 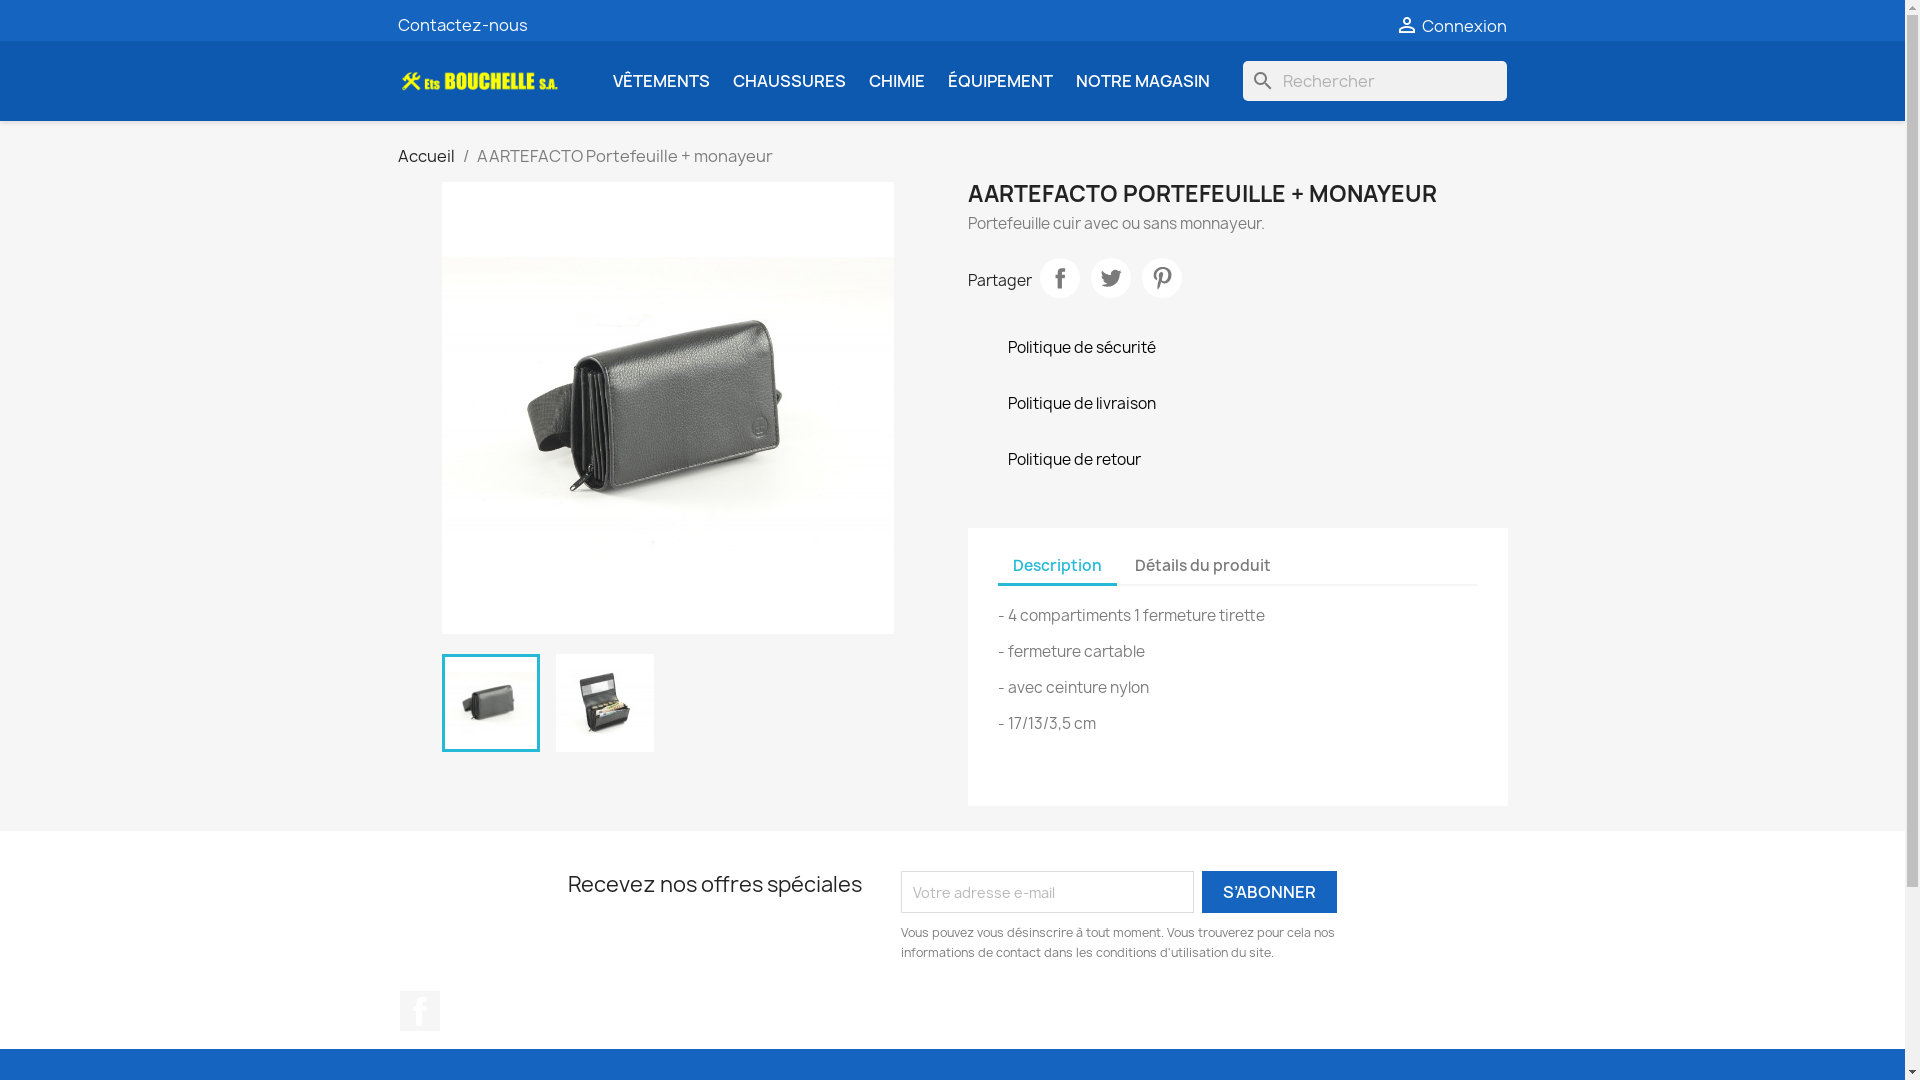 I want to click on 'Accueil', so click(x=398, y=154).